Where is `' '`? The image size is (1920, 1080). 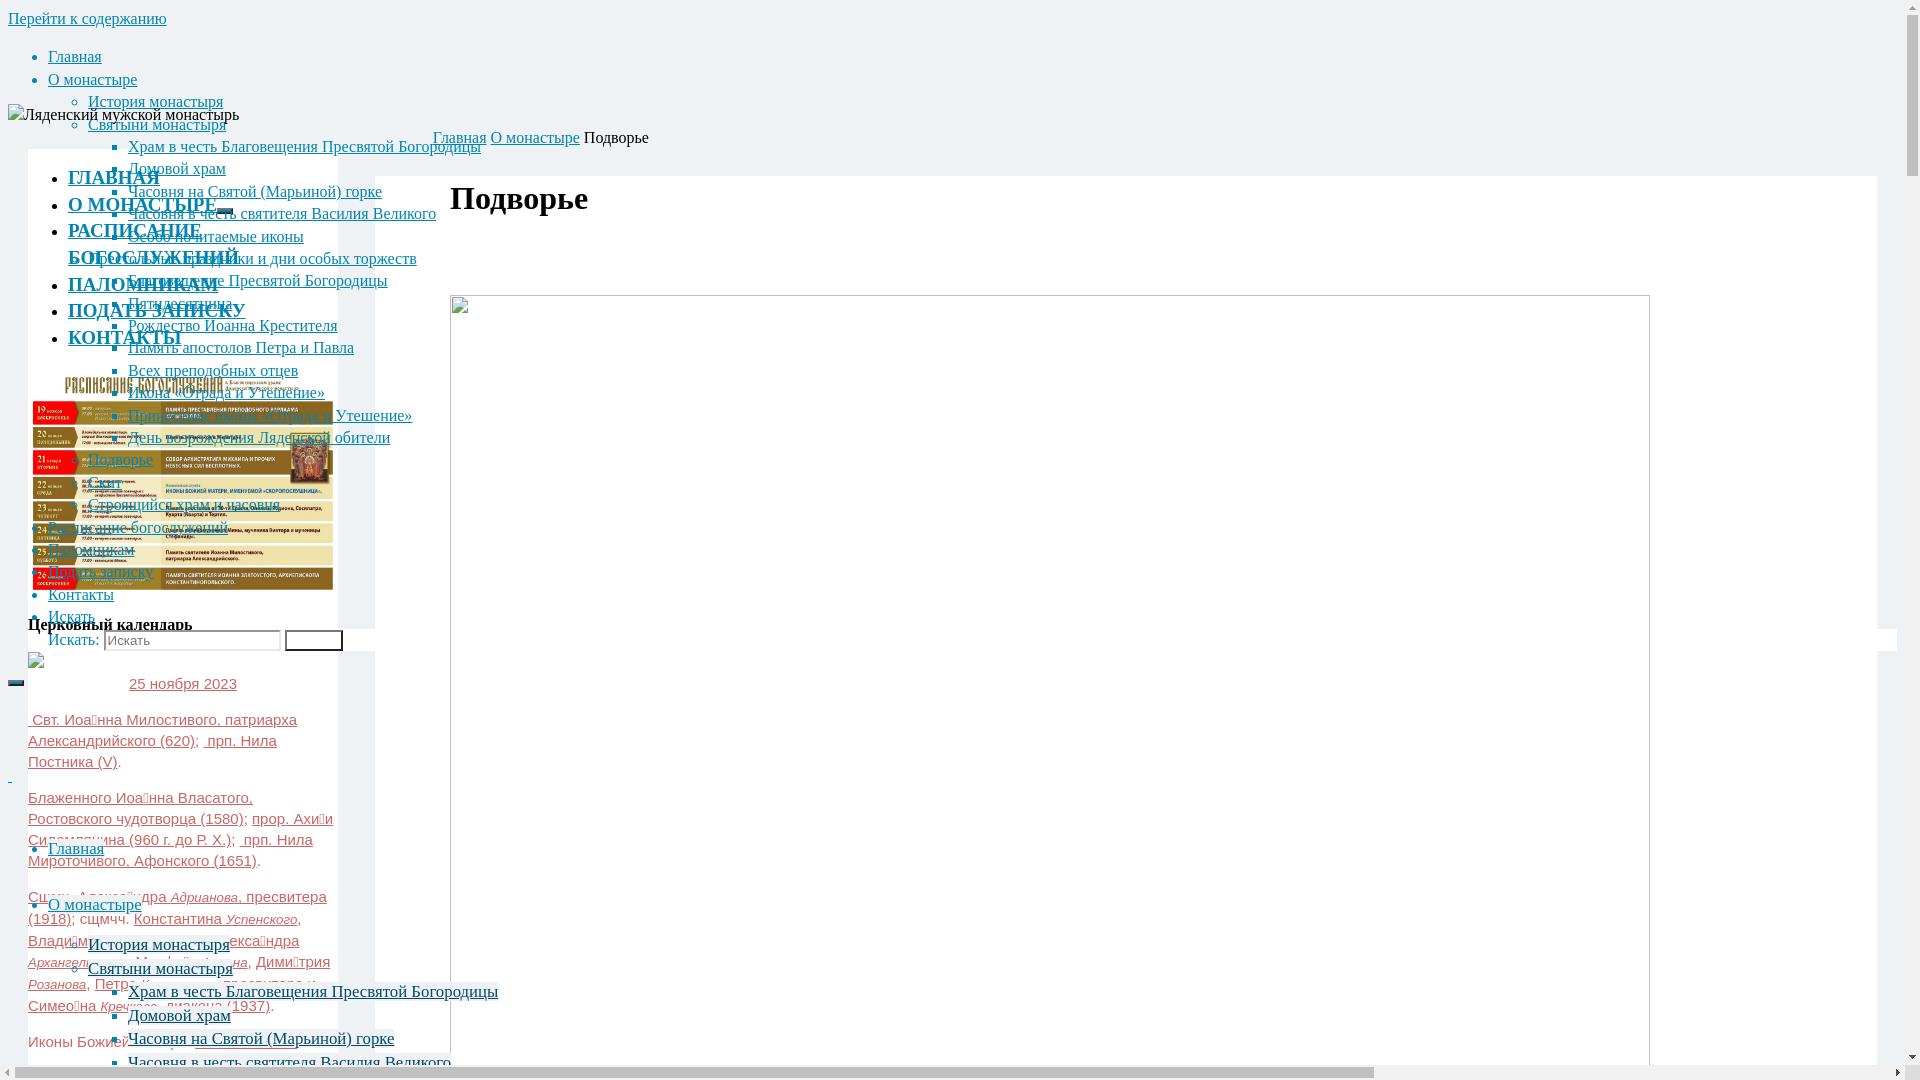
' ' is located at coordinates (9, 774).